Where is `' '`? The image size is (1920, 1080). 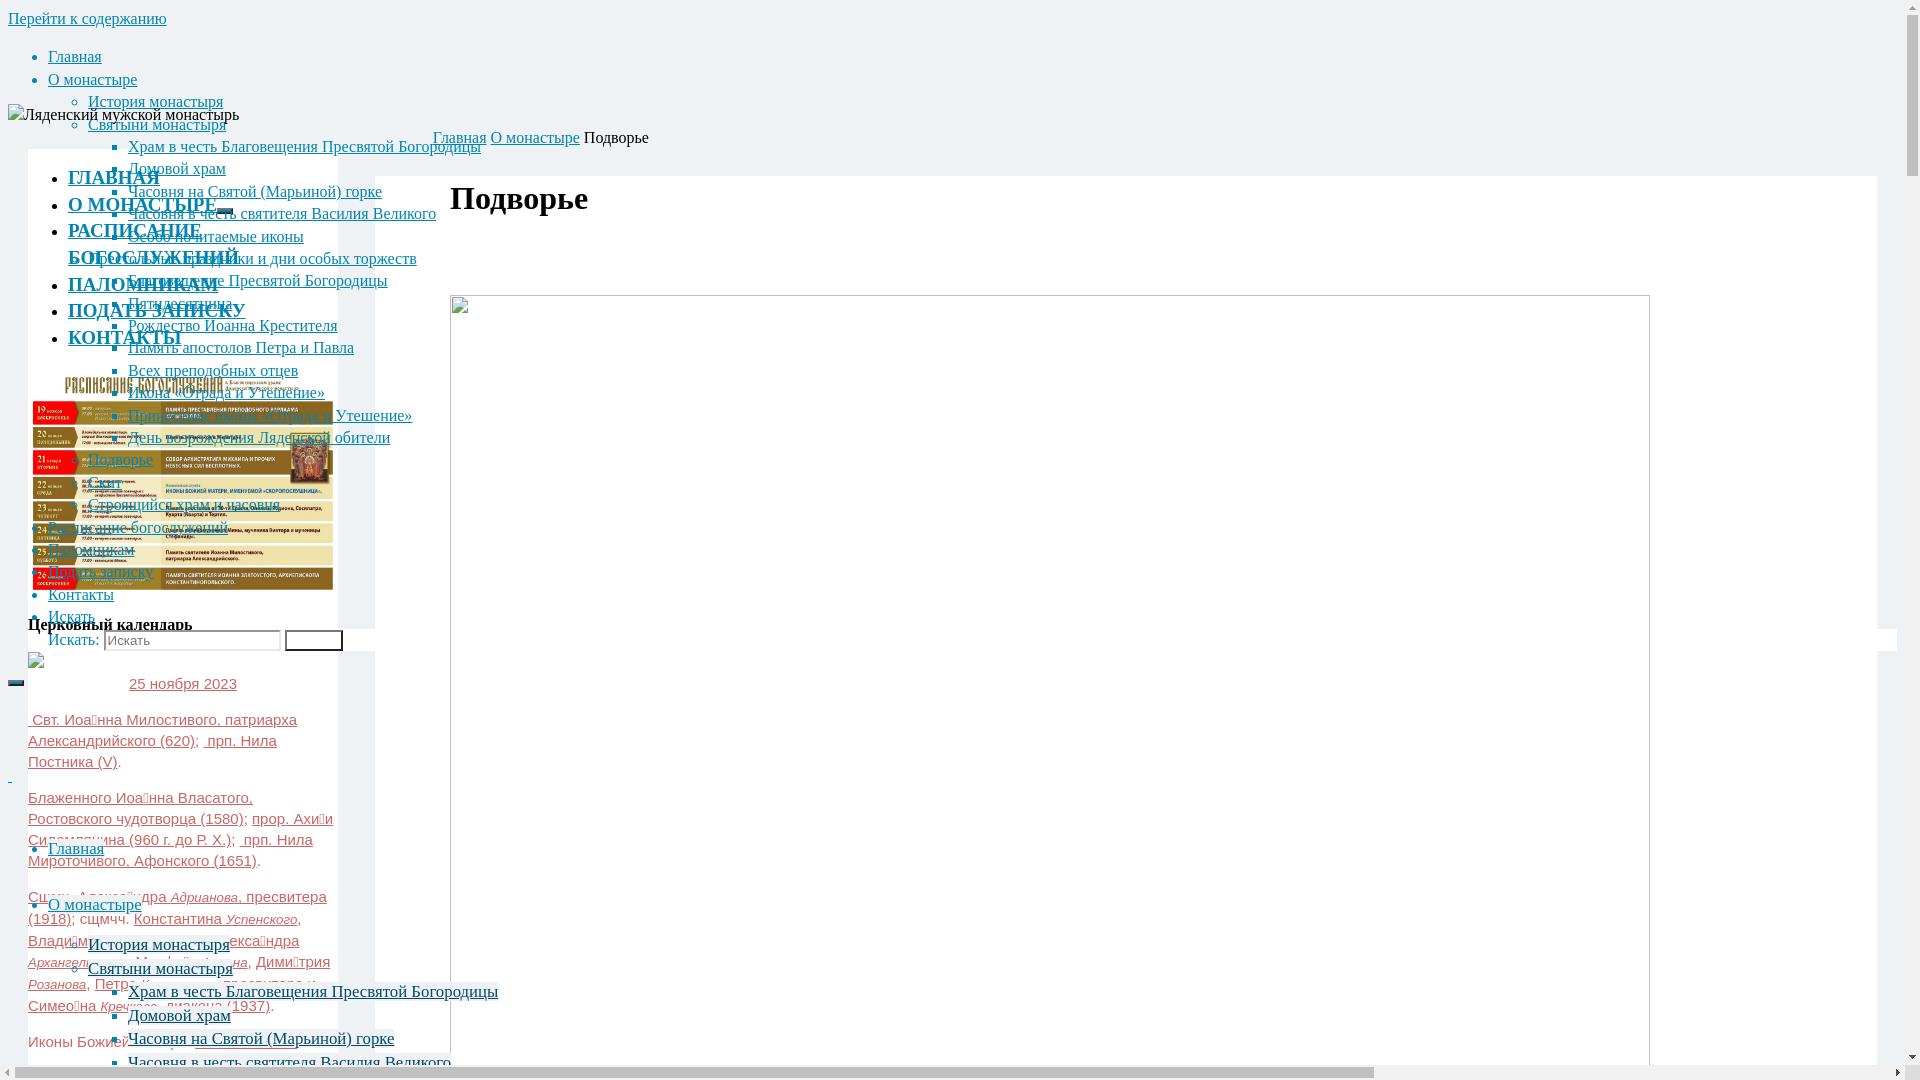
' ' is located at coordinates (9, 774).